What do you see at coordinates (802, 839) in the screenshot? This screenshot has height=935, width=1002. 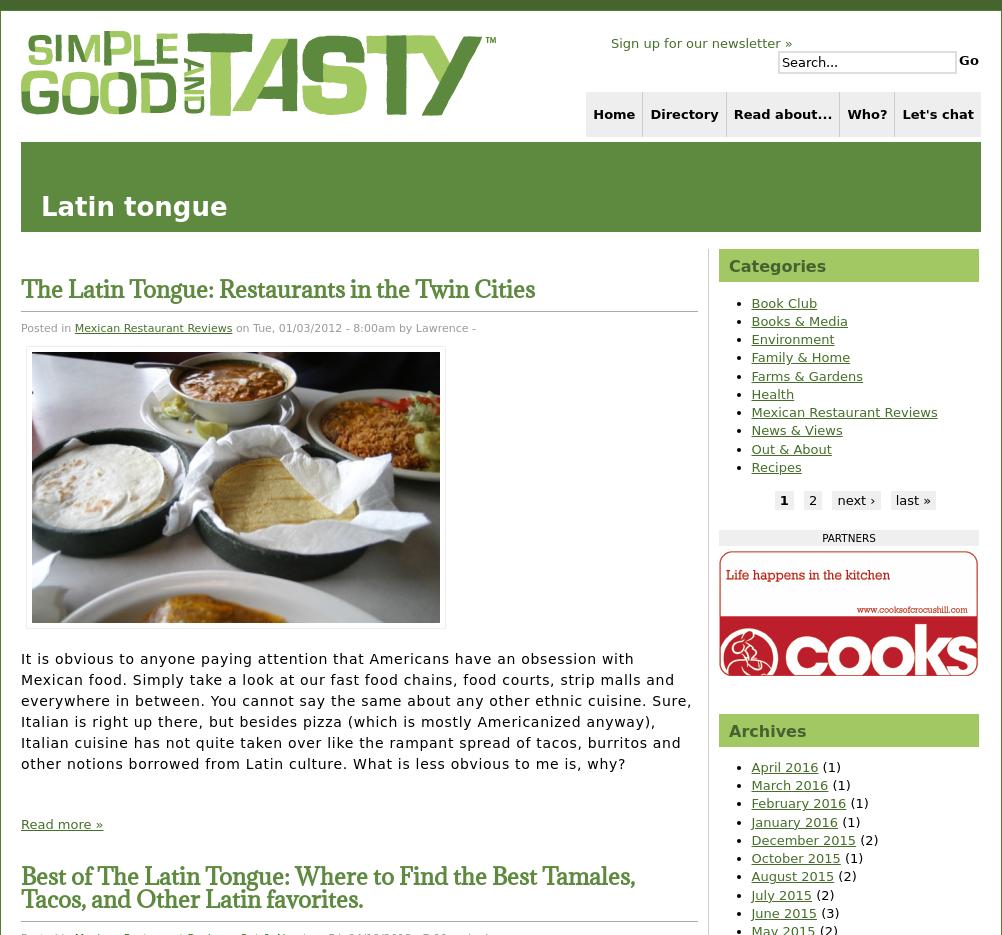 I see `'December 2015'` at bounding box center [802, 839].